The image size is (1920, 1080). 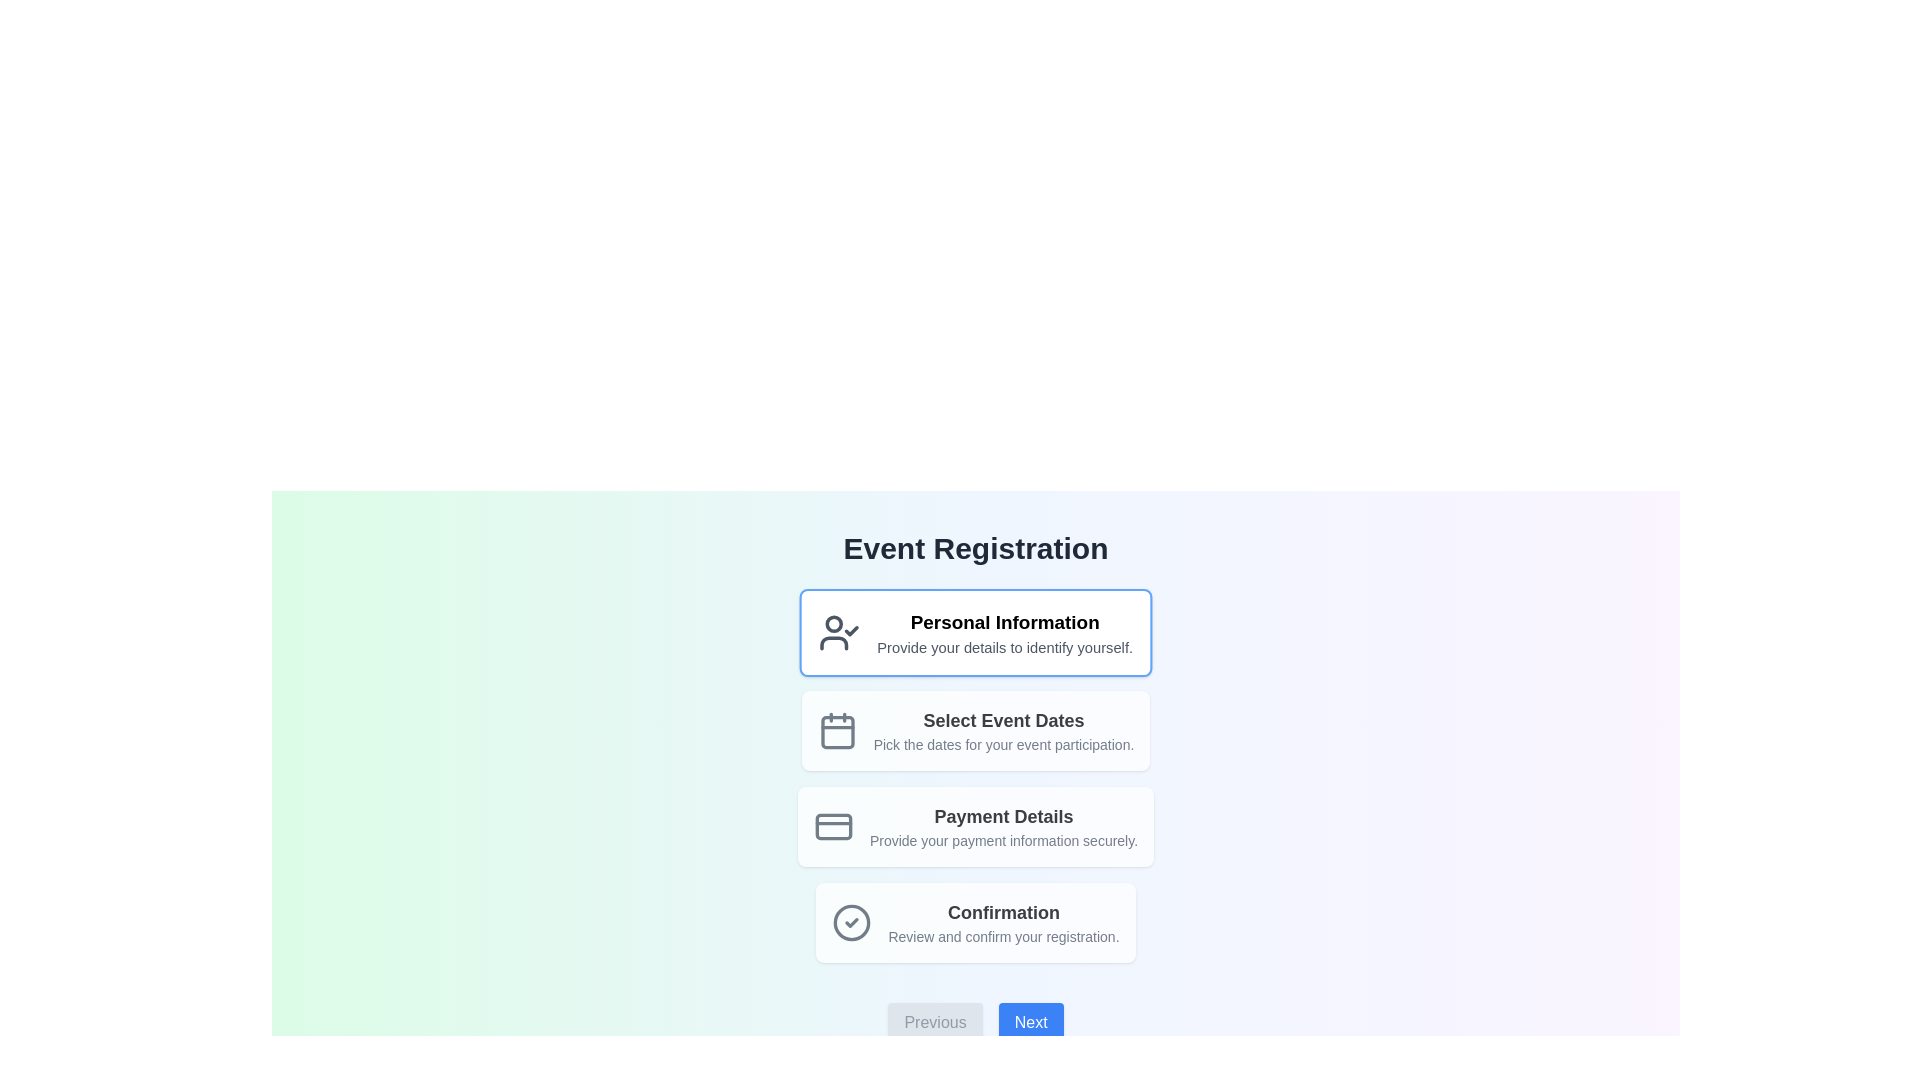 What do you see at coordinates (934, 1022) in the screenshot?
I see `the 'Previous' button with rounded corners, light gray background, and gray text` at bounding box center [934, 1022].